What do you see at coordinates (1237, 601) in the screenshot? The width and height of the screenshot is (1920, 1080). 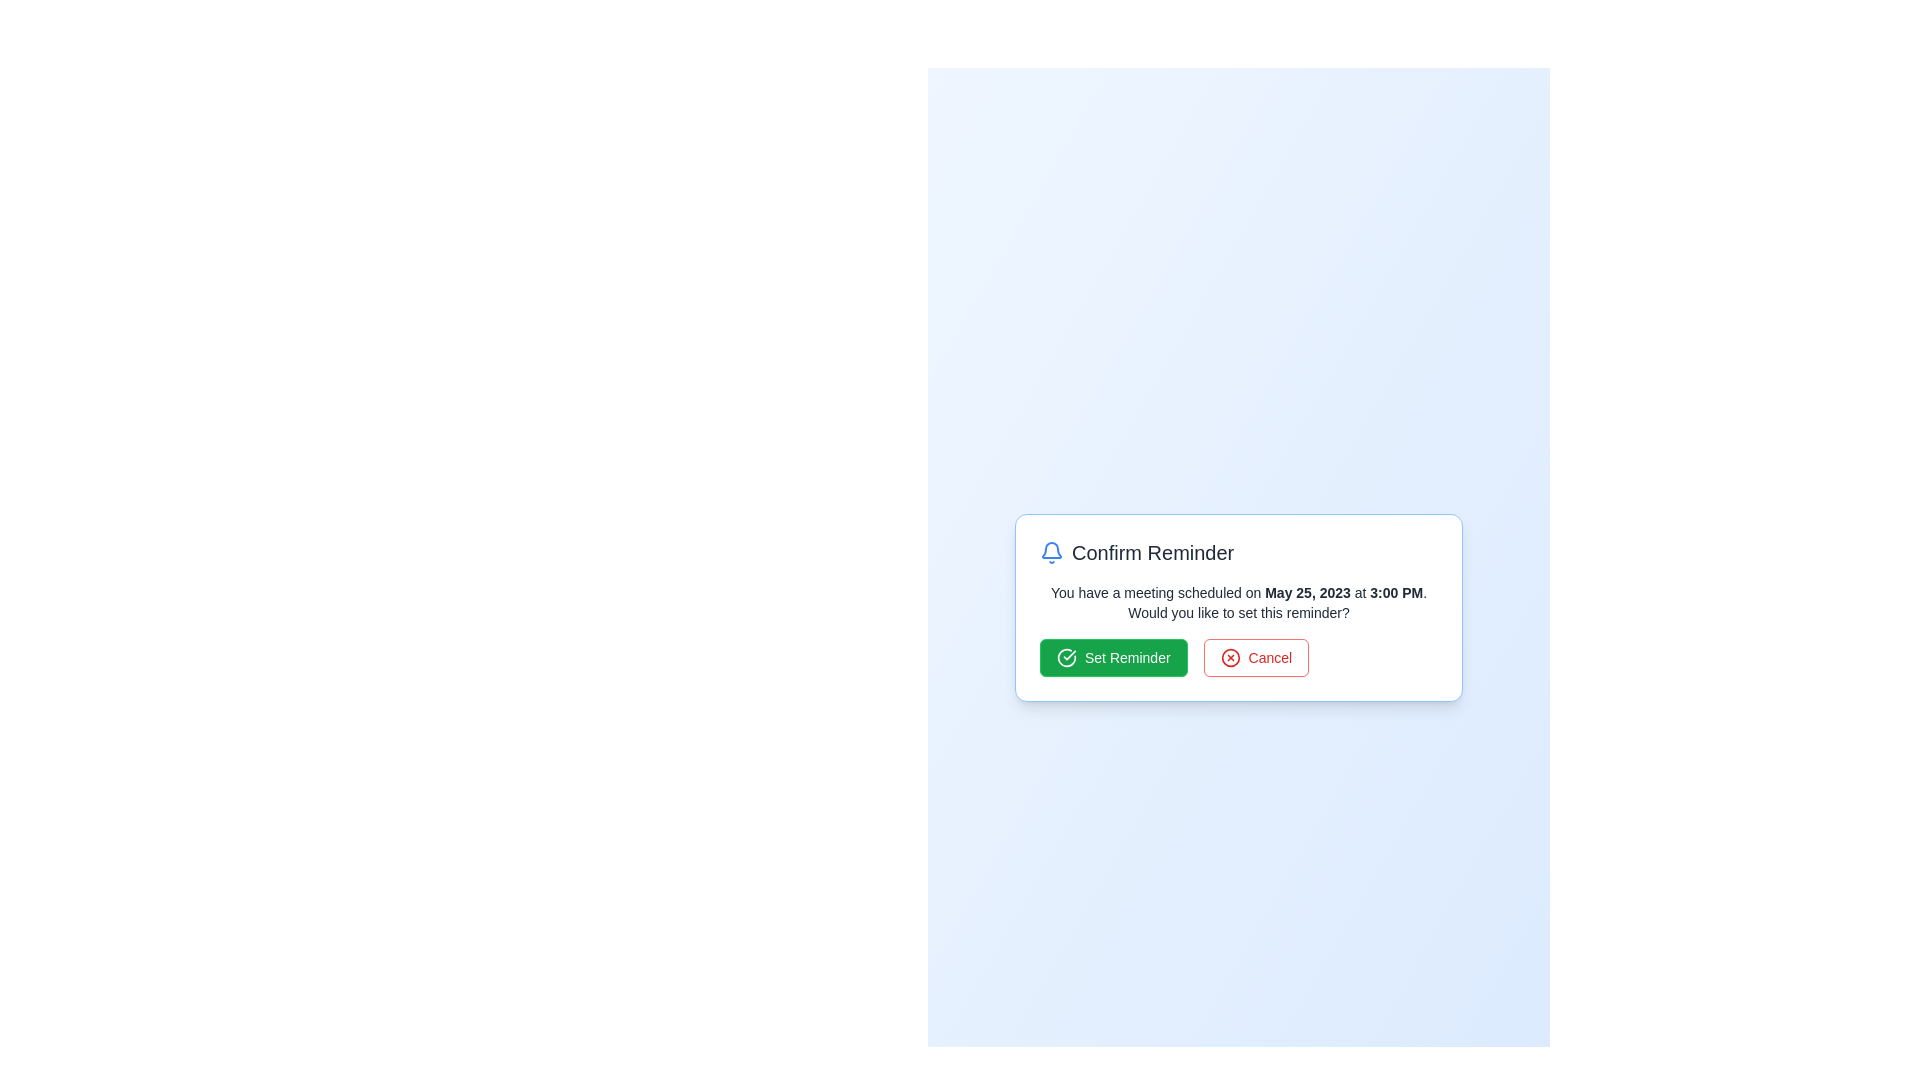 I see `descriptive text block informing the user about the scheduled meeting and prompting confirmation for setting a reminder, located in the center of a card below the title 'Confirm Reminder'` at bounding box center [1237, 601].